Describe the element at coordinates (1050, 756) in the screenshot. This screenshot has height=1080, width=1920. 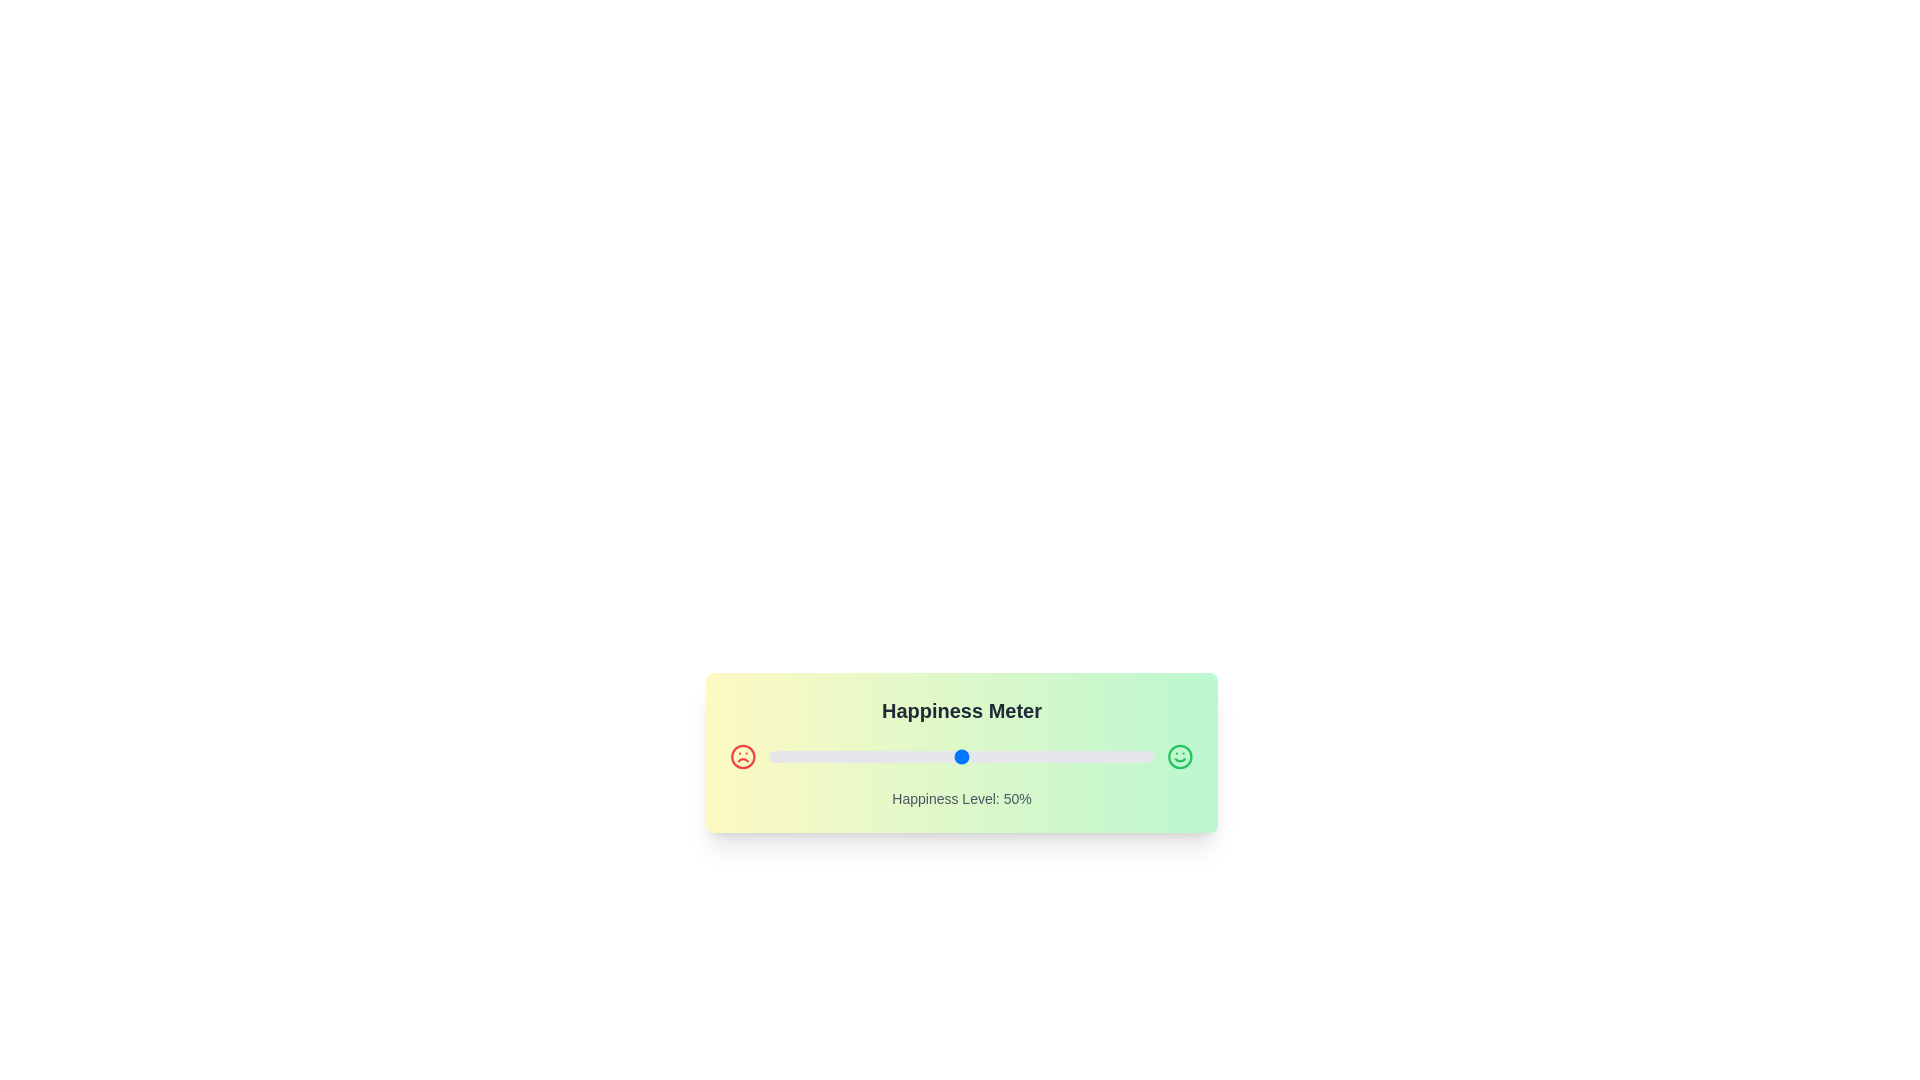
I see `the slider to set the happiness level to 73%` at that location.